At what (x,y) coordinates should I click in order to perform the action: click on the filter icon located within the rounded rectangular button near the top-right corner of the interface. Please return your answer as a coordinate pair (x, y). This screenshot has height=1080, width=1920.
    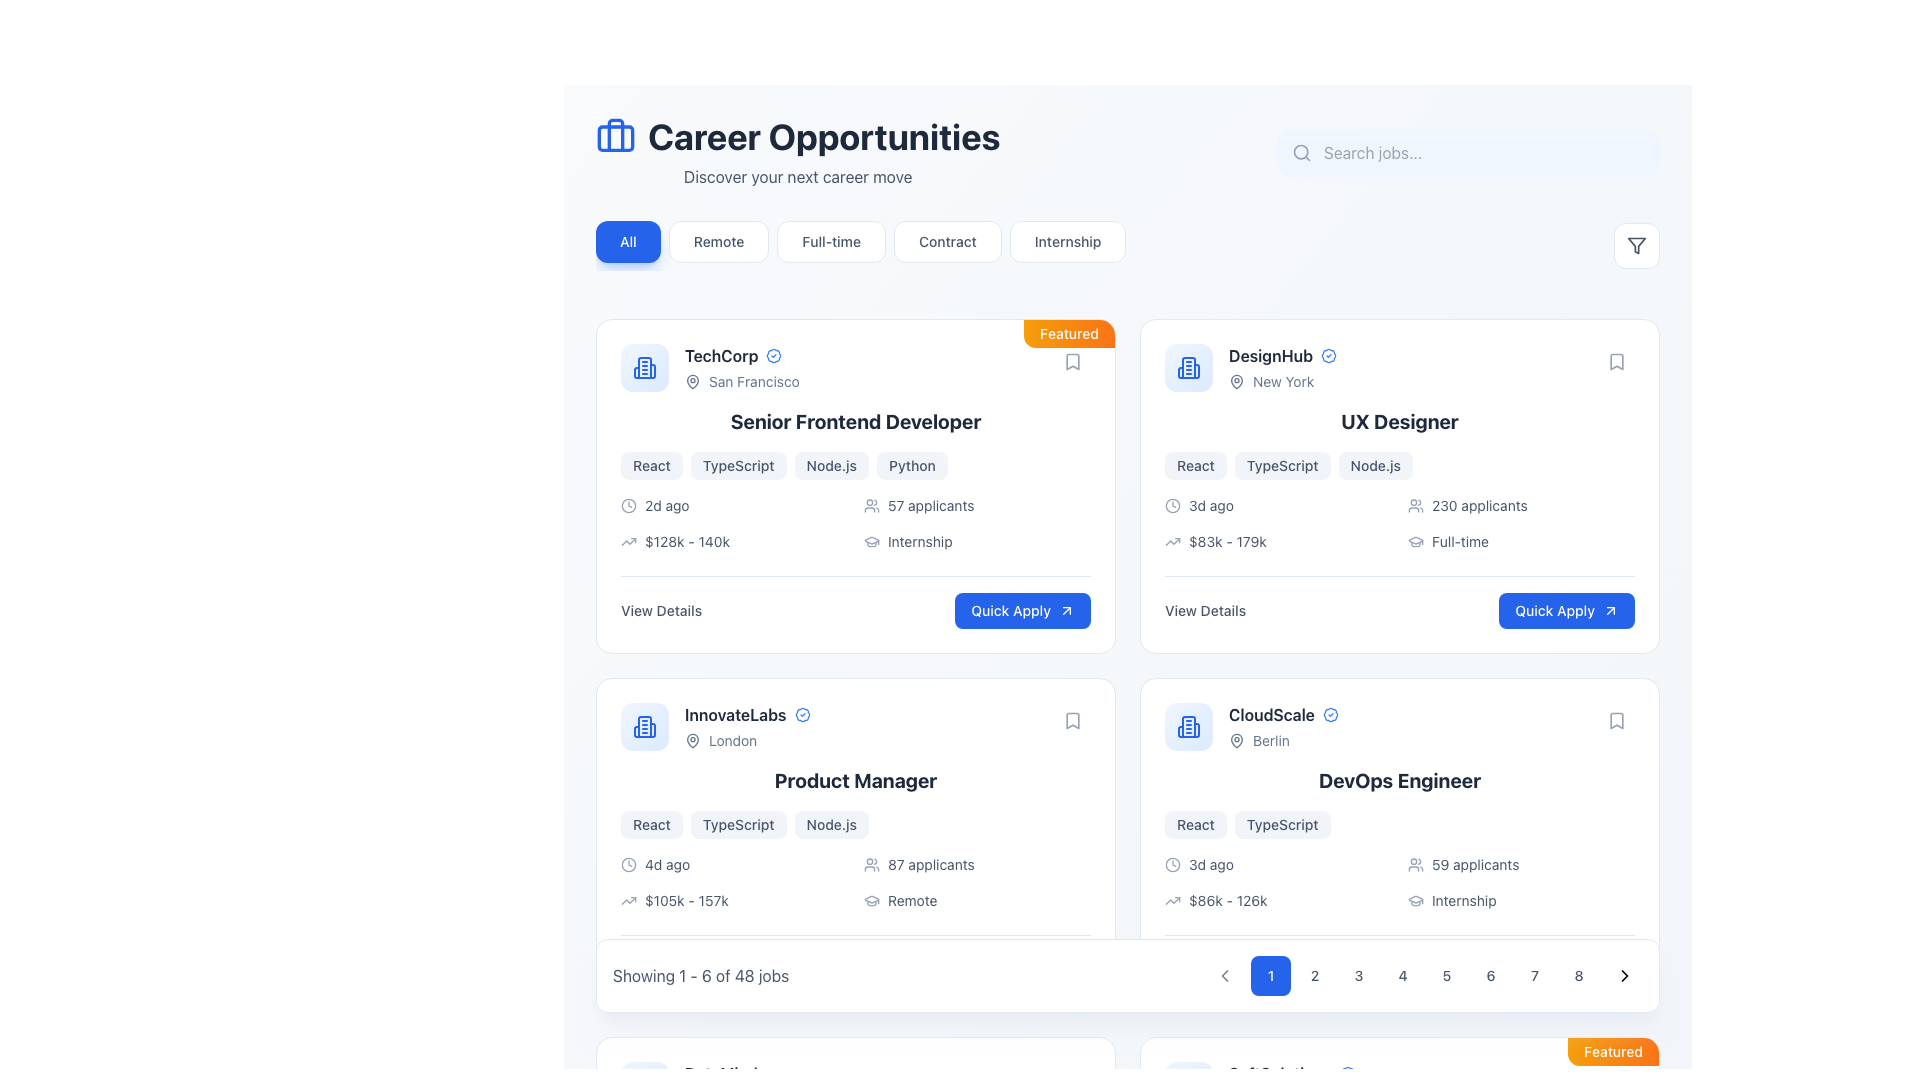
    Looking at the image, I should click on (1636, 245).